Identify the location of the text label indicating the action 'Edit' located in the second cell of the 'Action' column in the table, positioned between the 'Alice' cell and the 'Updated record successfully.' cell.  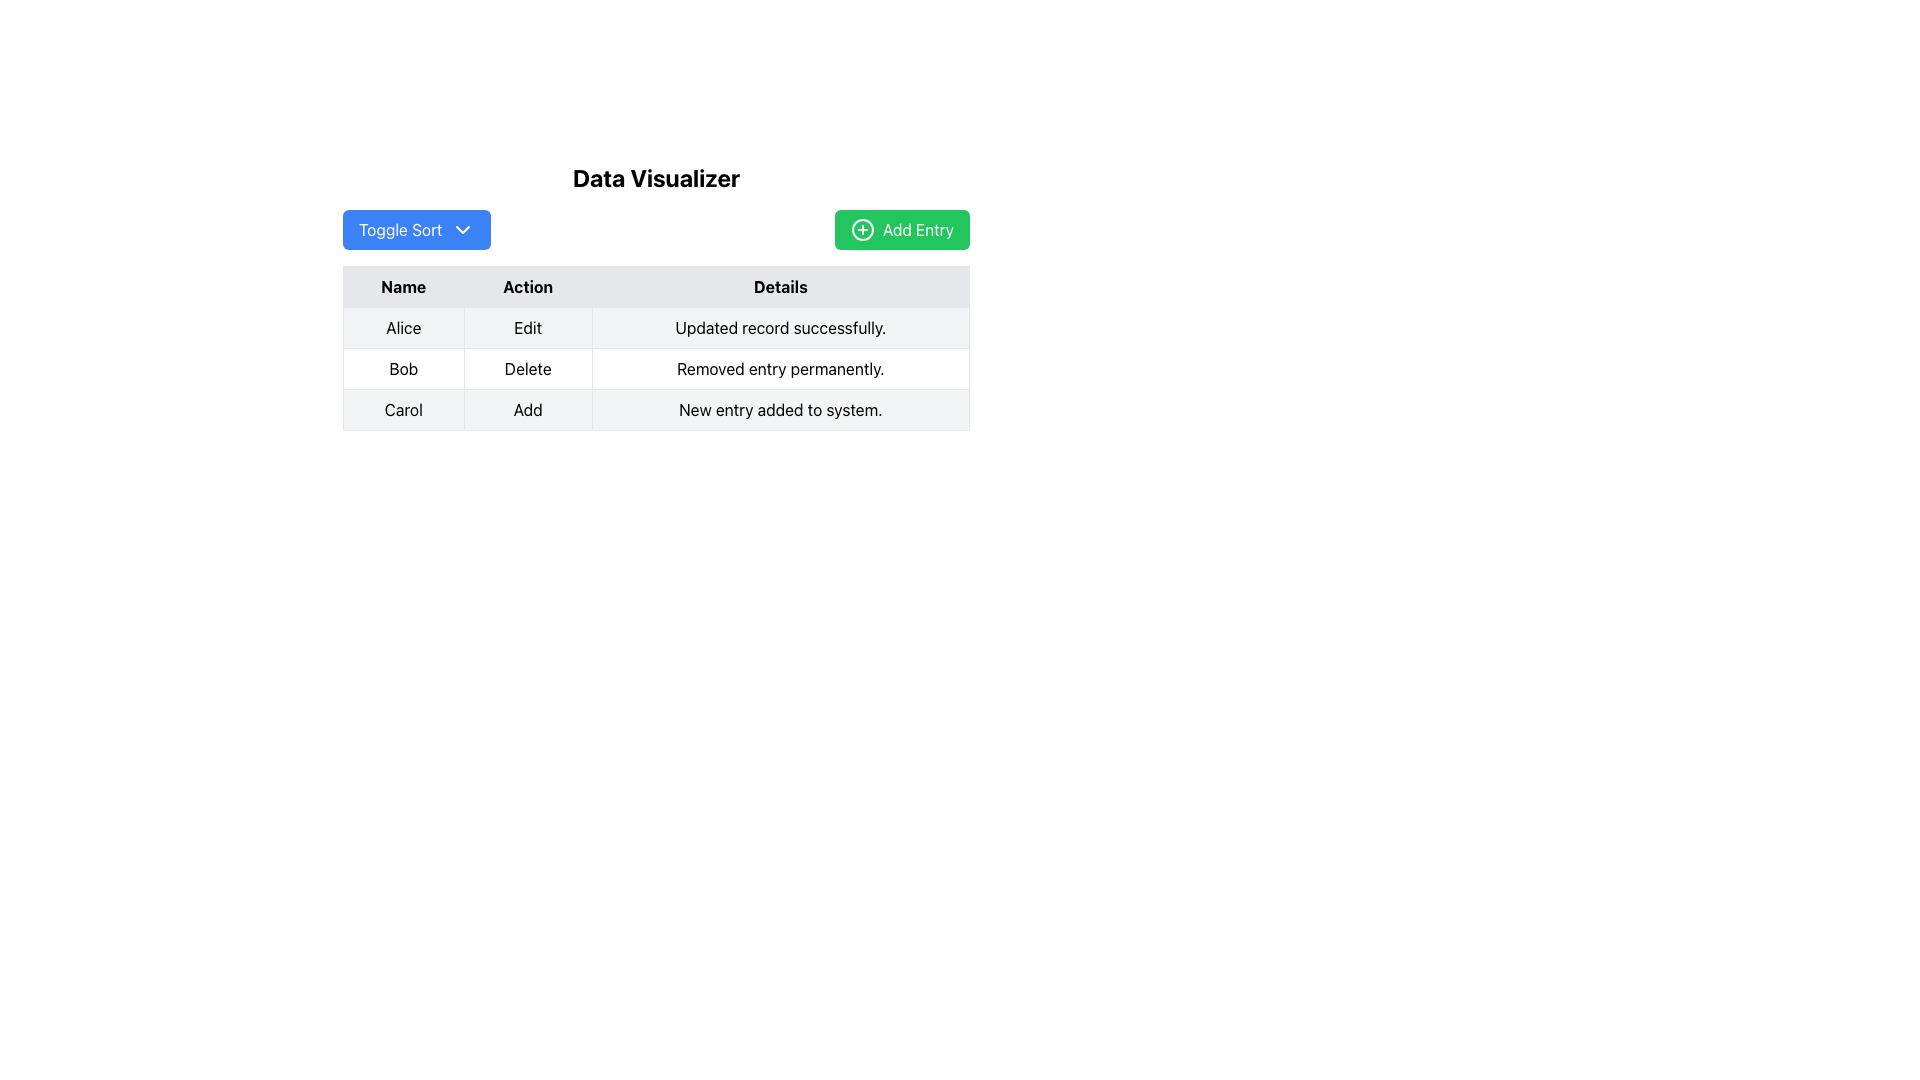
(528, 326).